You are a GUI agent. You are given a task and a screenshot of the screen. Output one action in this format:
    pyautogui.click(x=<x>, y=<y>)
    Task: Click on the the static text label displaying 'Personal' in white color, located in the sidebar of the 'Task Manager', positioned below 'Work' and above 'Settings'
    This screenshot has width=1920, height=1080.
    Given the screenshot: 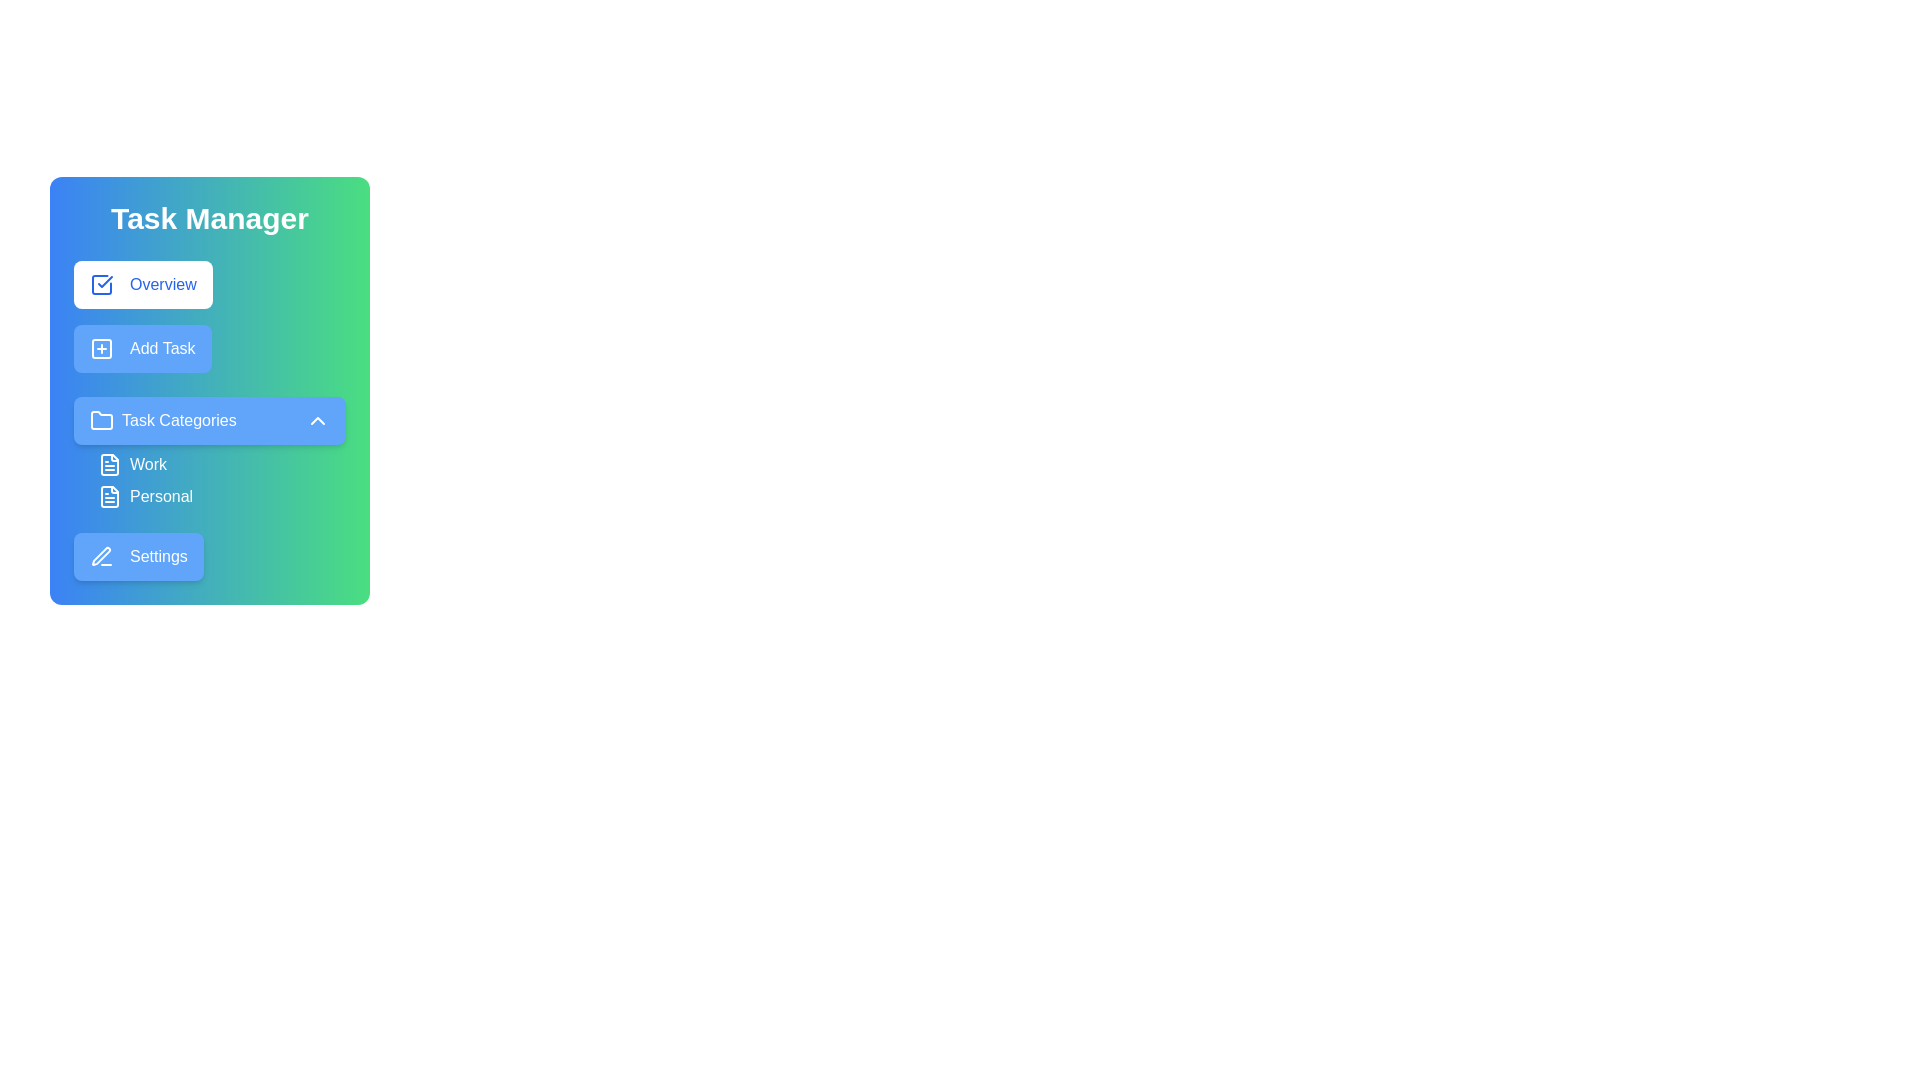 What is the action you would take?
    pyautogui.click(x=161, y=496)
    